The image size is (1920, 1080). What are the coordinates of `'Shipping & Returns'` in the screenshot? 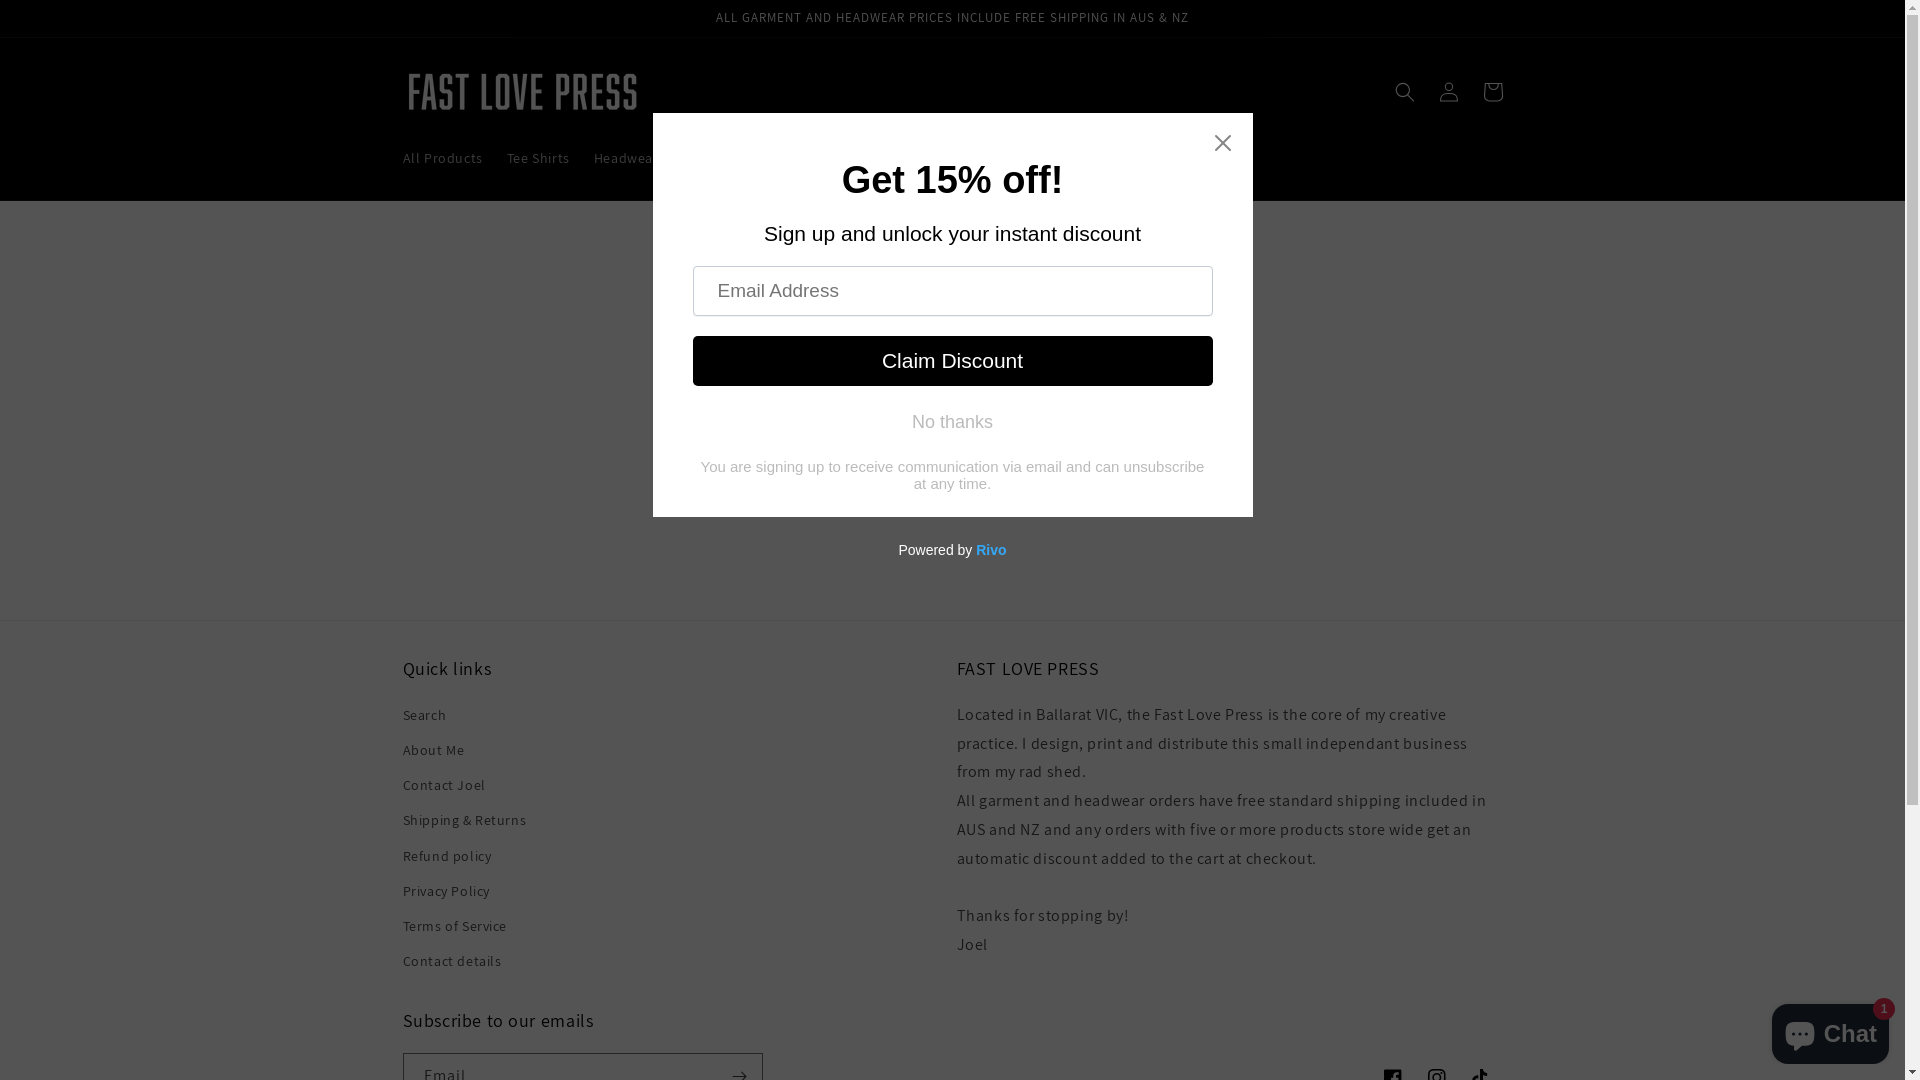 It's located at (463, 820).